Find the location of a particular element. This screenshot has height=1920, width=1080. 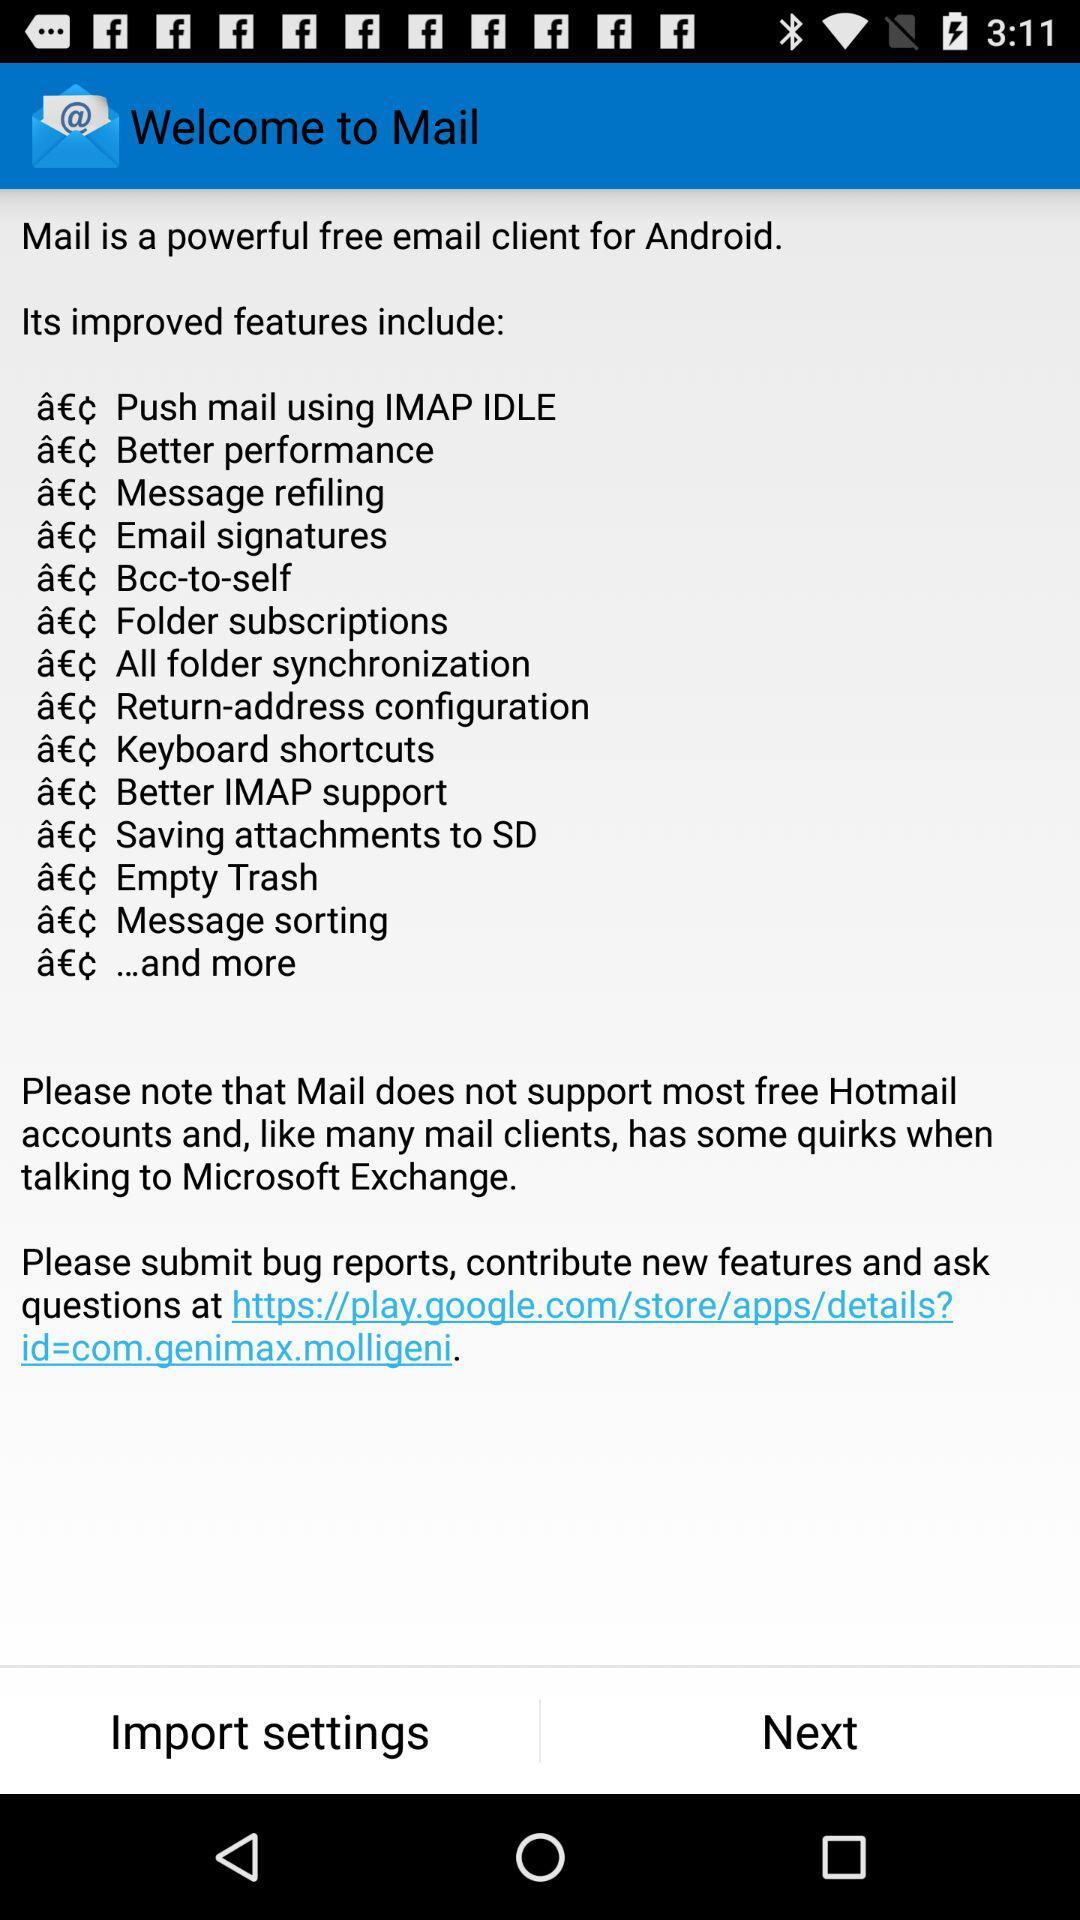

icon at the center is located at coordinates (540, 833).